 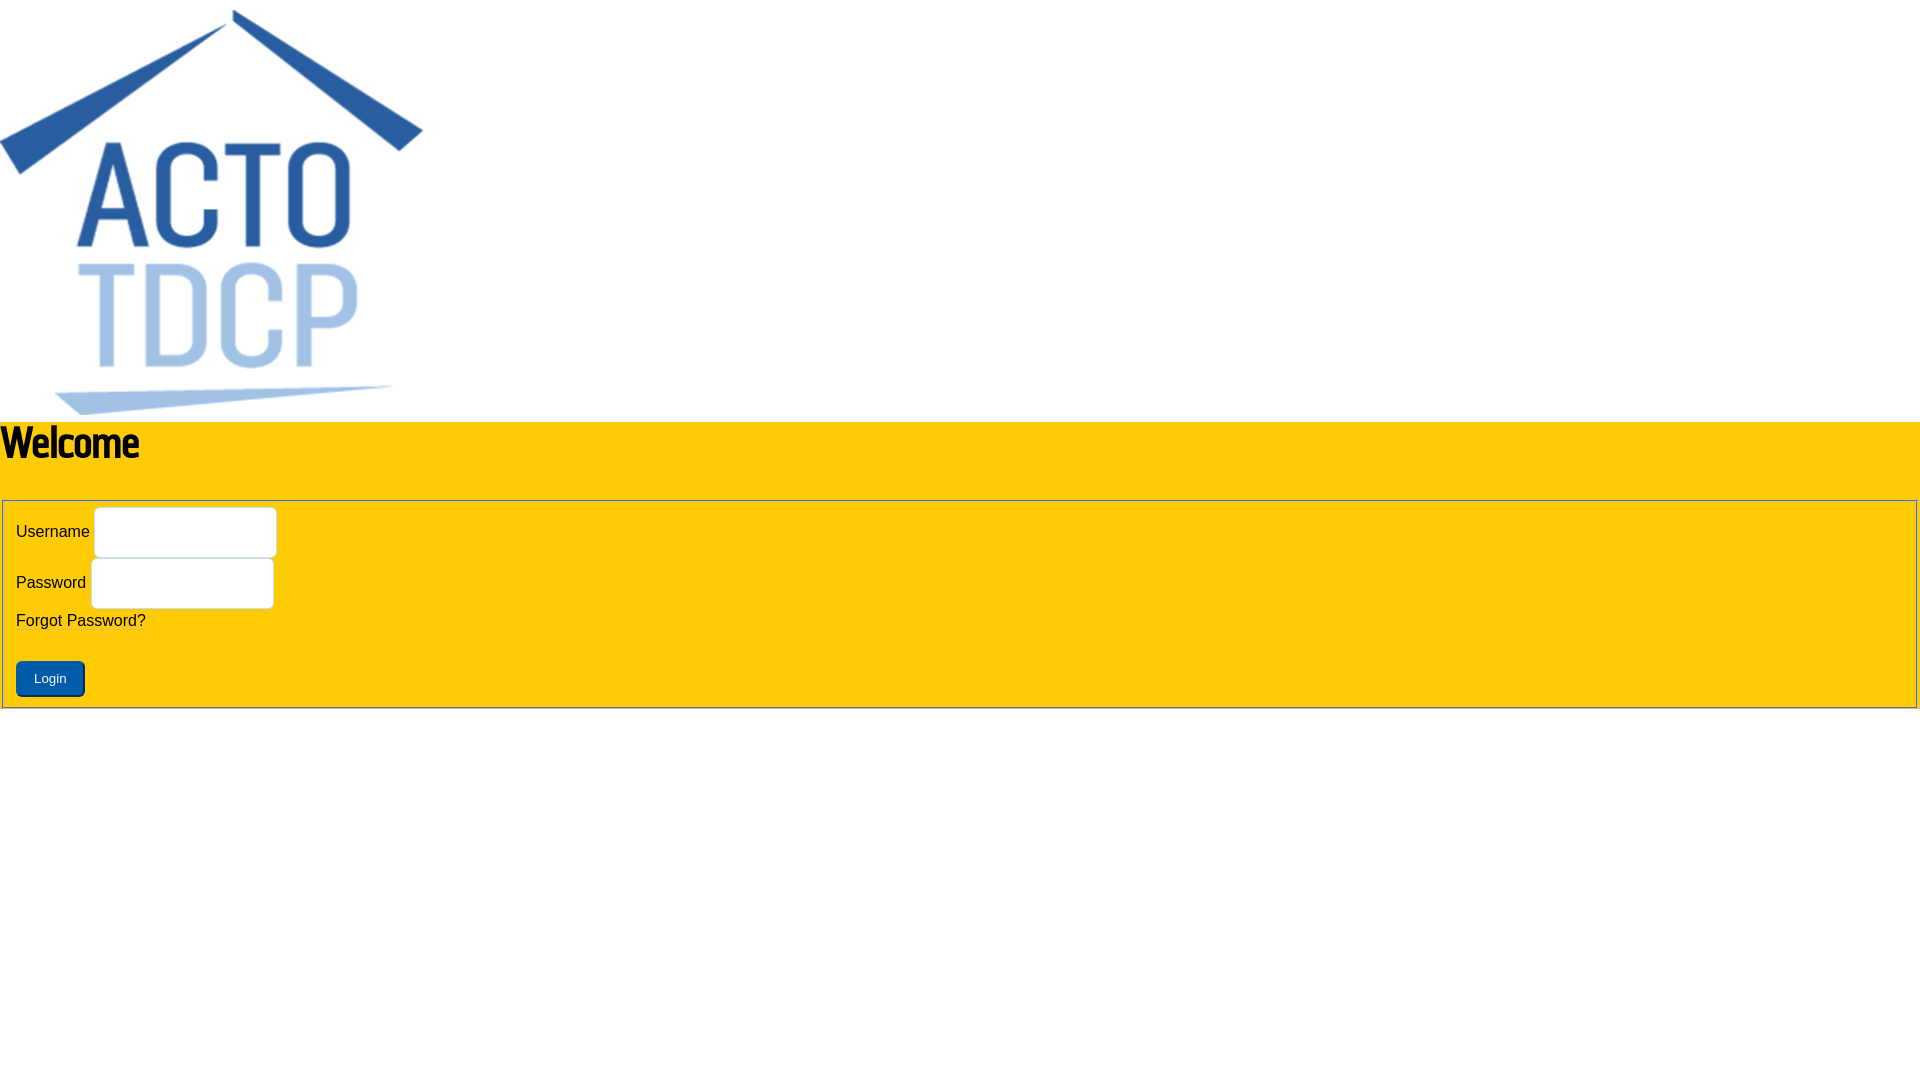 What do you see at coordinates (80, 620) in the screenshot?
I see `'Forgot Password?'` at bounding box center [80, 620].